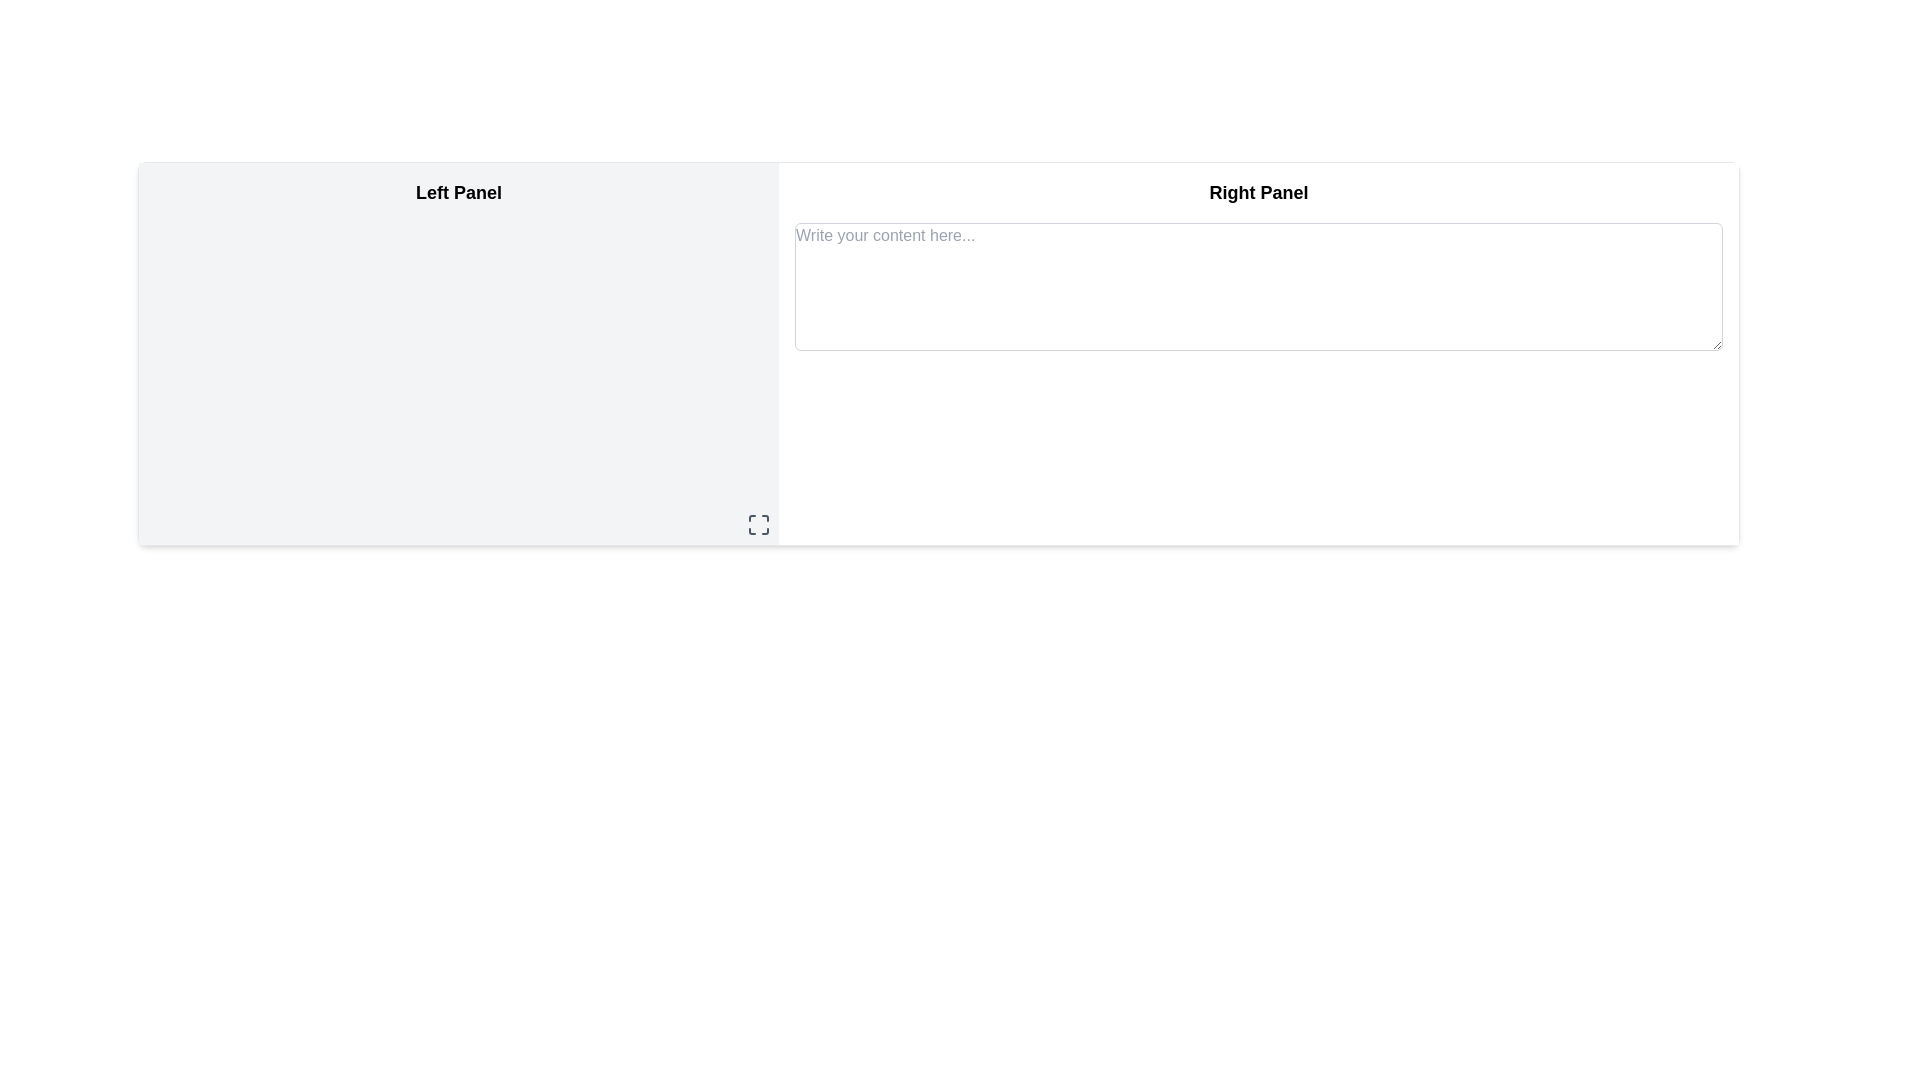  What do you see at coordinates (1257, 353) in the screenshot?
I see `the user input and display context panel located on the right half of the interface` at bounding box center [1257, 353].